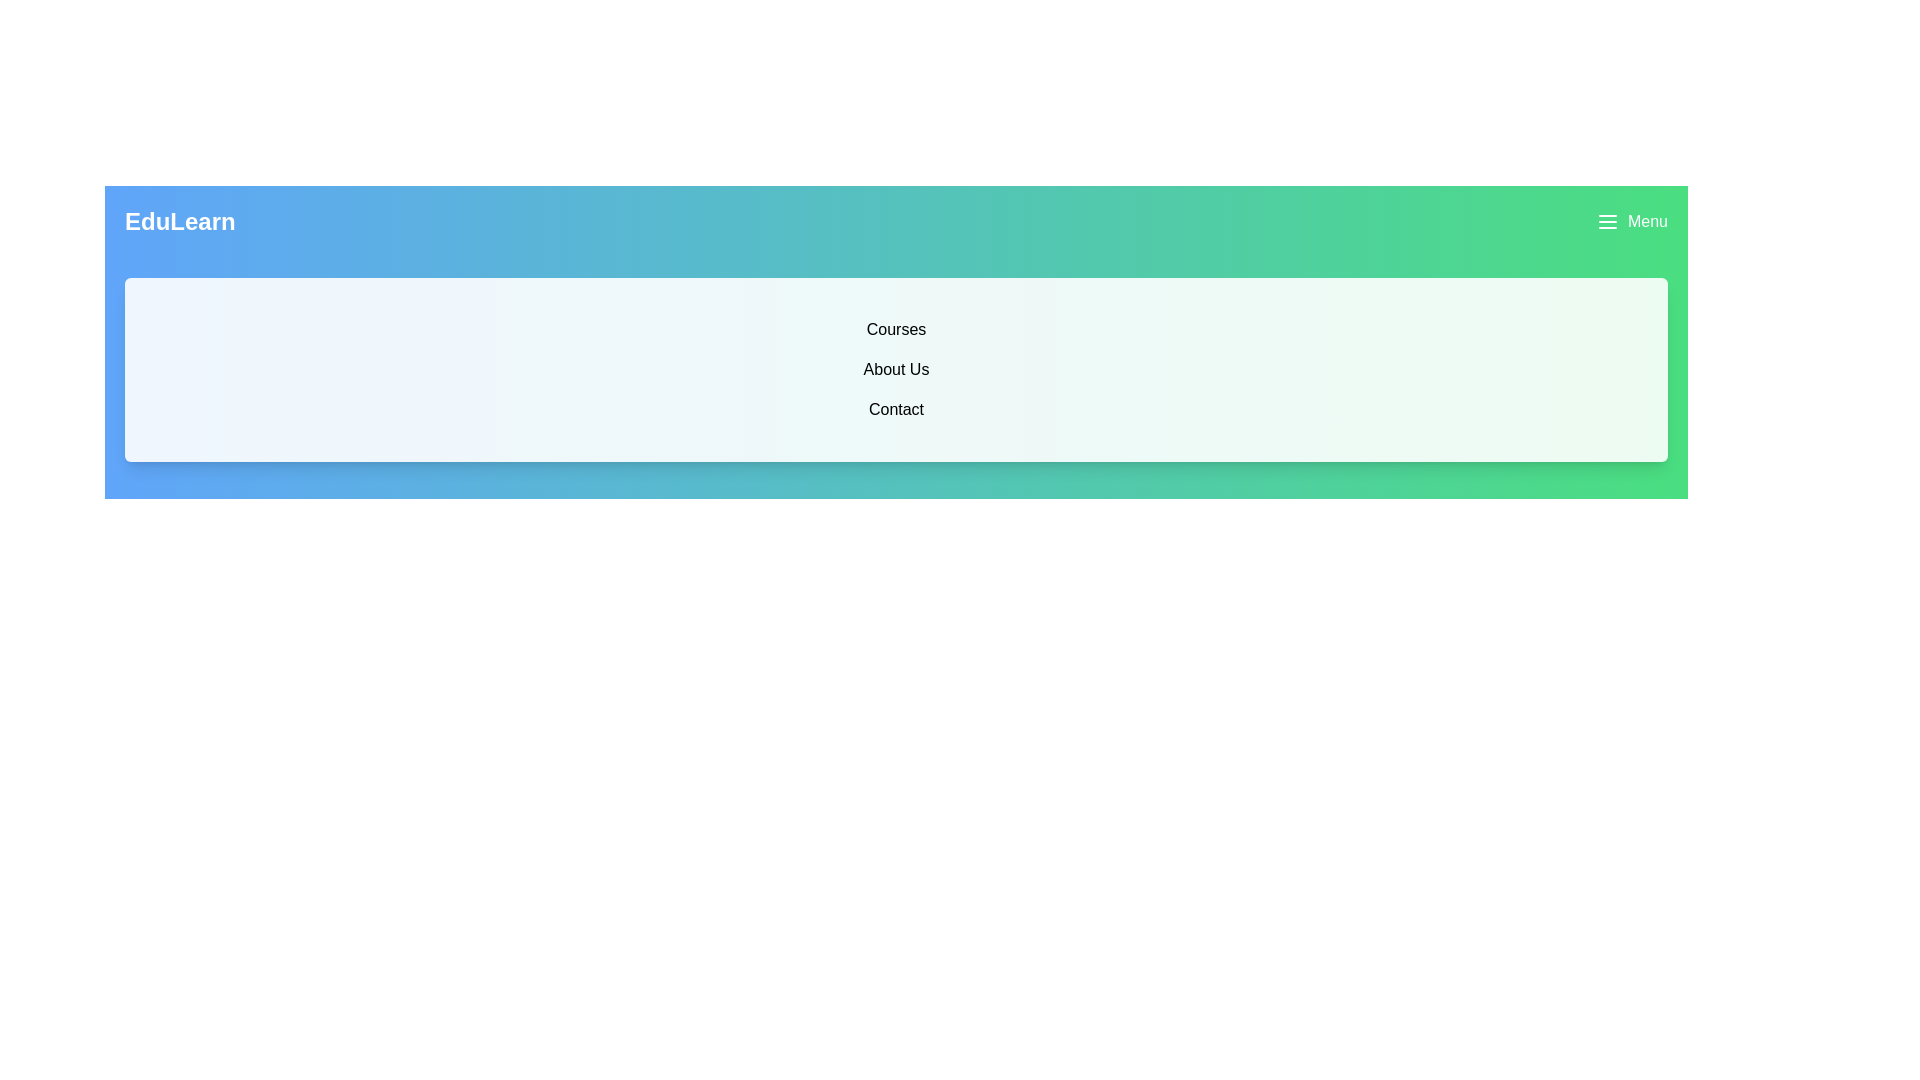 The height and width of the screenshot is (1080, 1920). What do you see at coordinates (180, 222) in the screenshot?
I see `the 'EduLearn' branding text label located on the left side of the header bar at the top of the interface` at bounding box center [180, 222].